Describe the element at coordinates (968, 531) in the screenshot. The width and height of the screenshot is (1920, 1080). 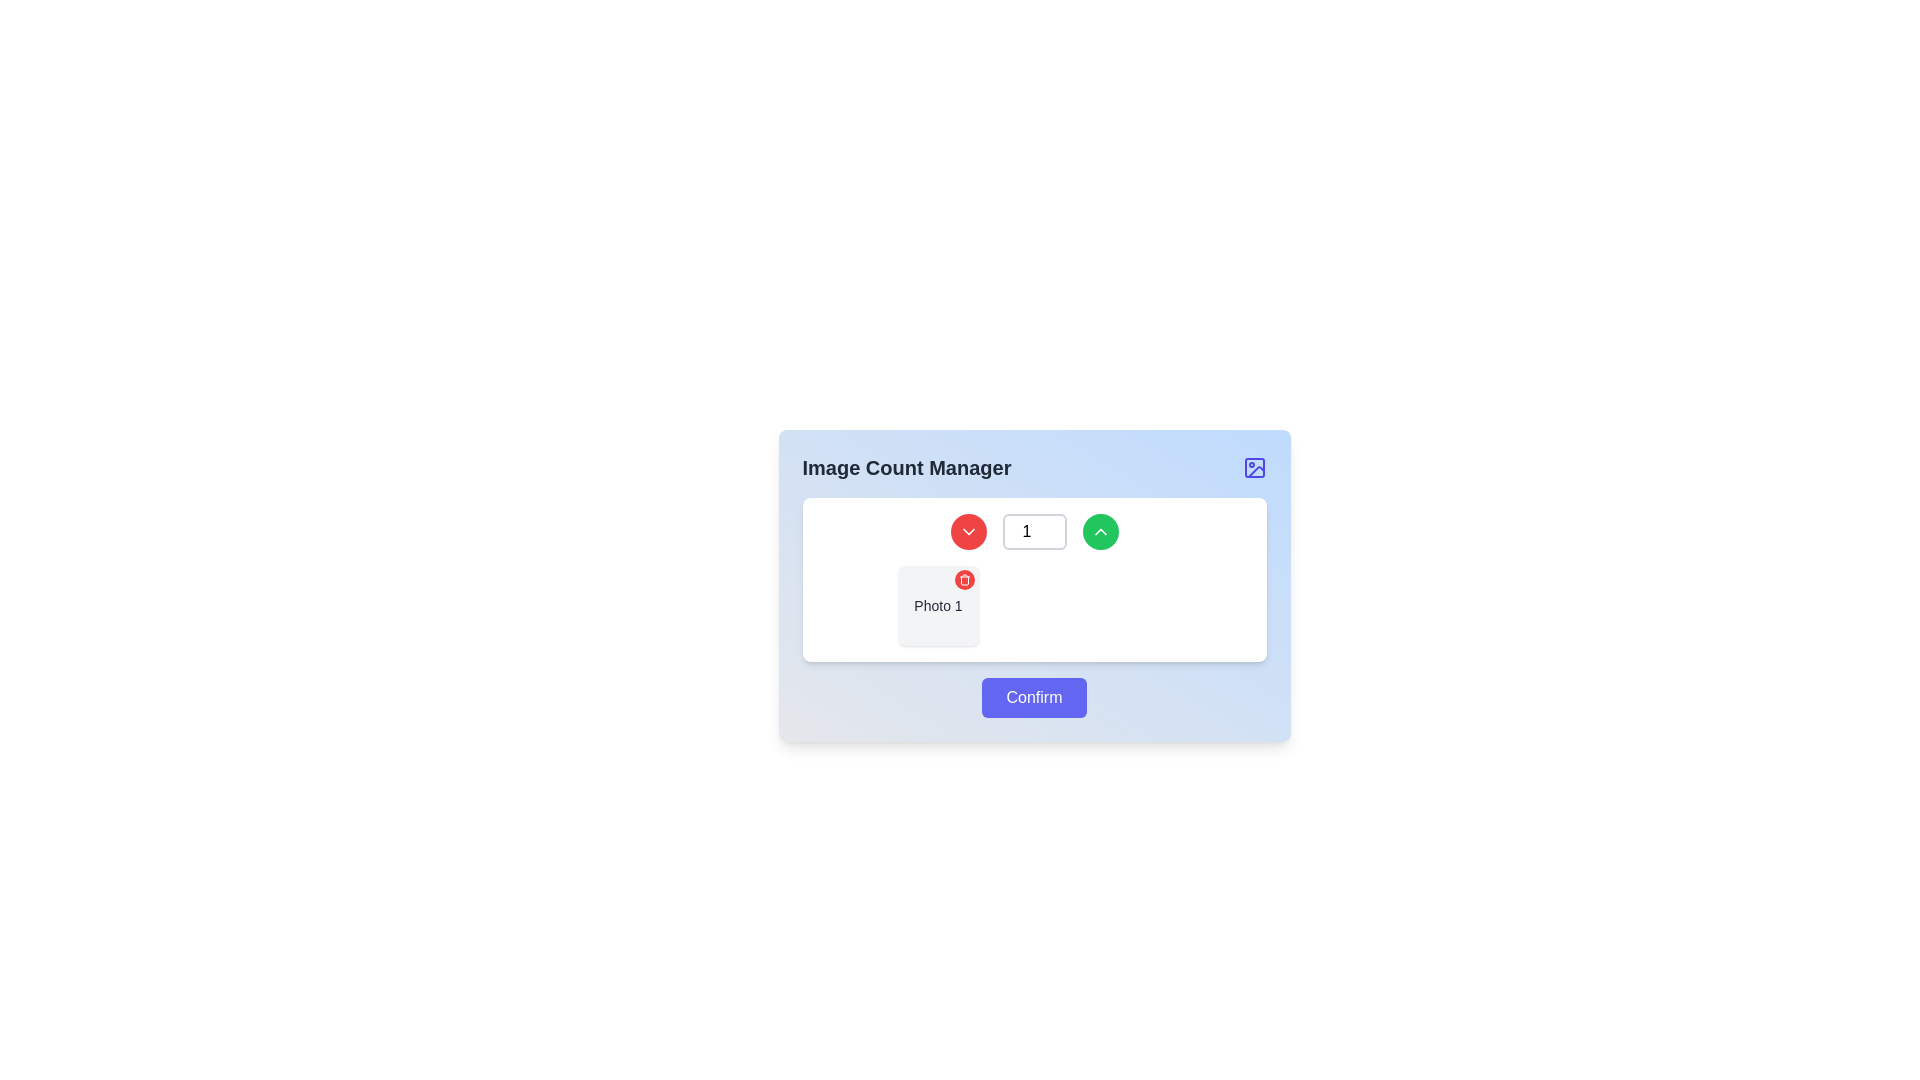
I see `the small downward-pointing triangle icon located inside the red circular button in the top-left corner of the white panel area` at that location.